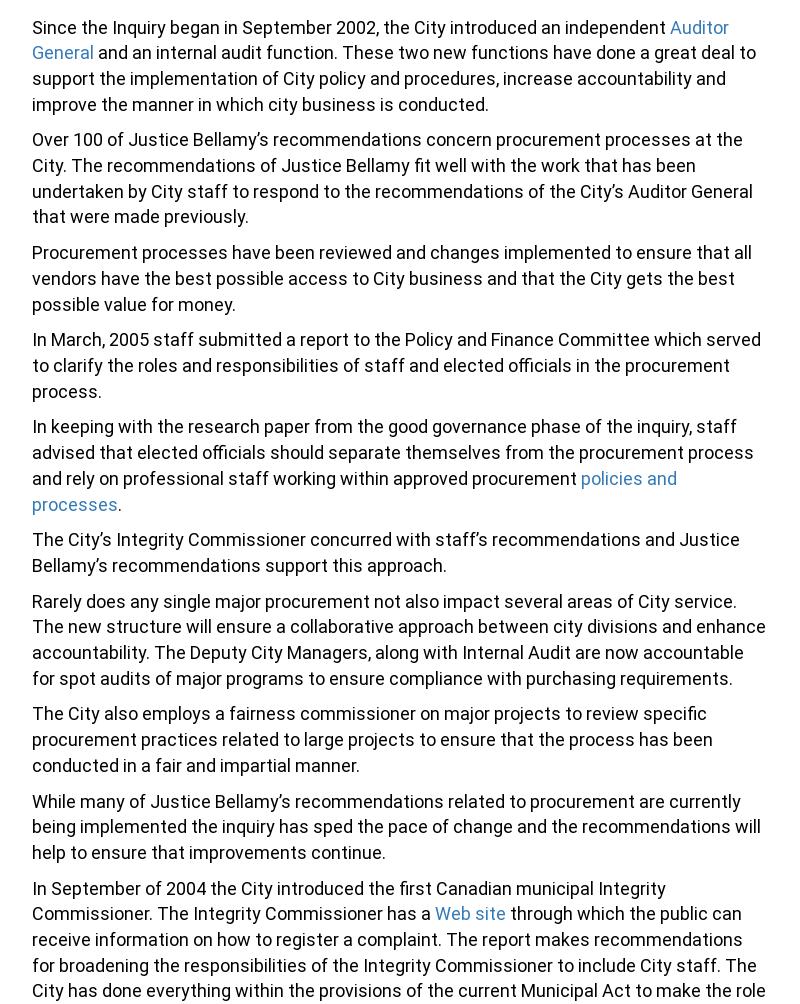 The image size is (800, 1004). What do you see at coordinates (32, 26) in the screenshot?
I see `'Since the Inquiry began in September 2002, the City introduced an independent'` at bounding box center [32, 26].